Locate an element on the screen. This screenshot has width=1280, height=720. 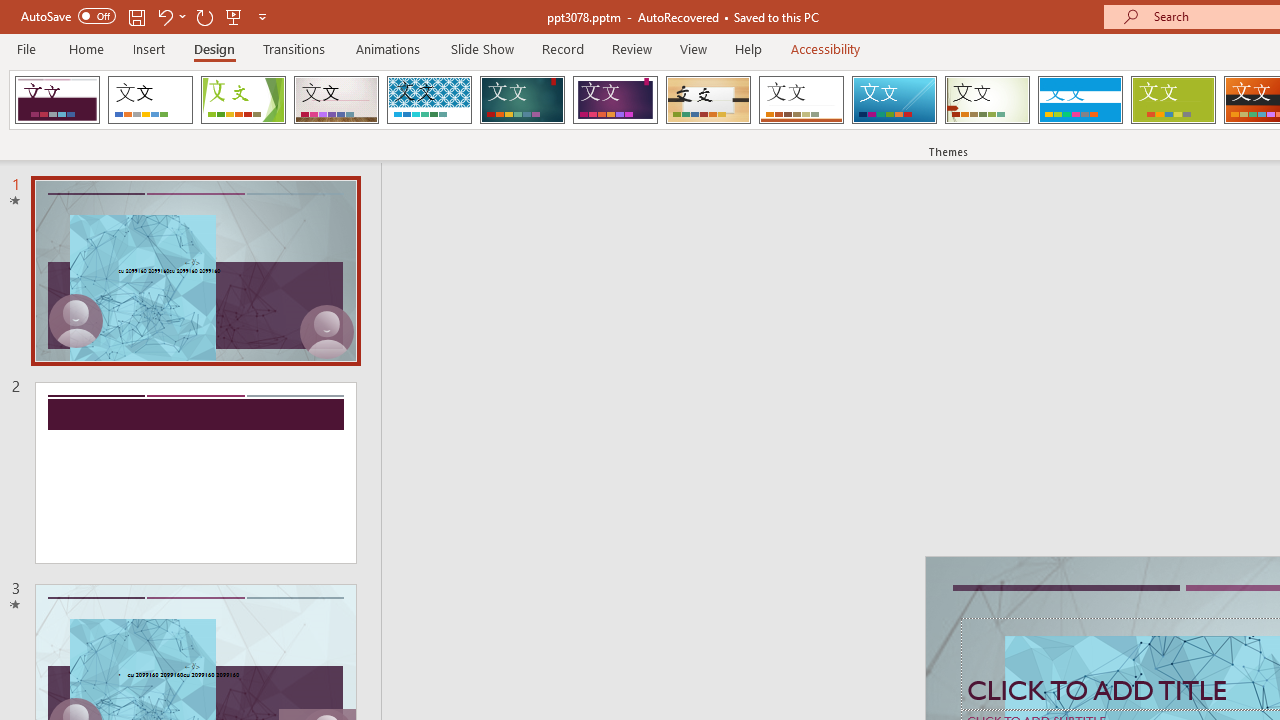
'Ion' is located at coordinates (522, 100).